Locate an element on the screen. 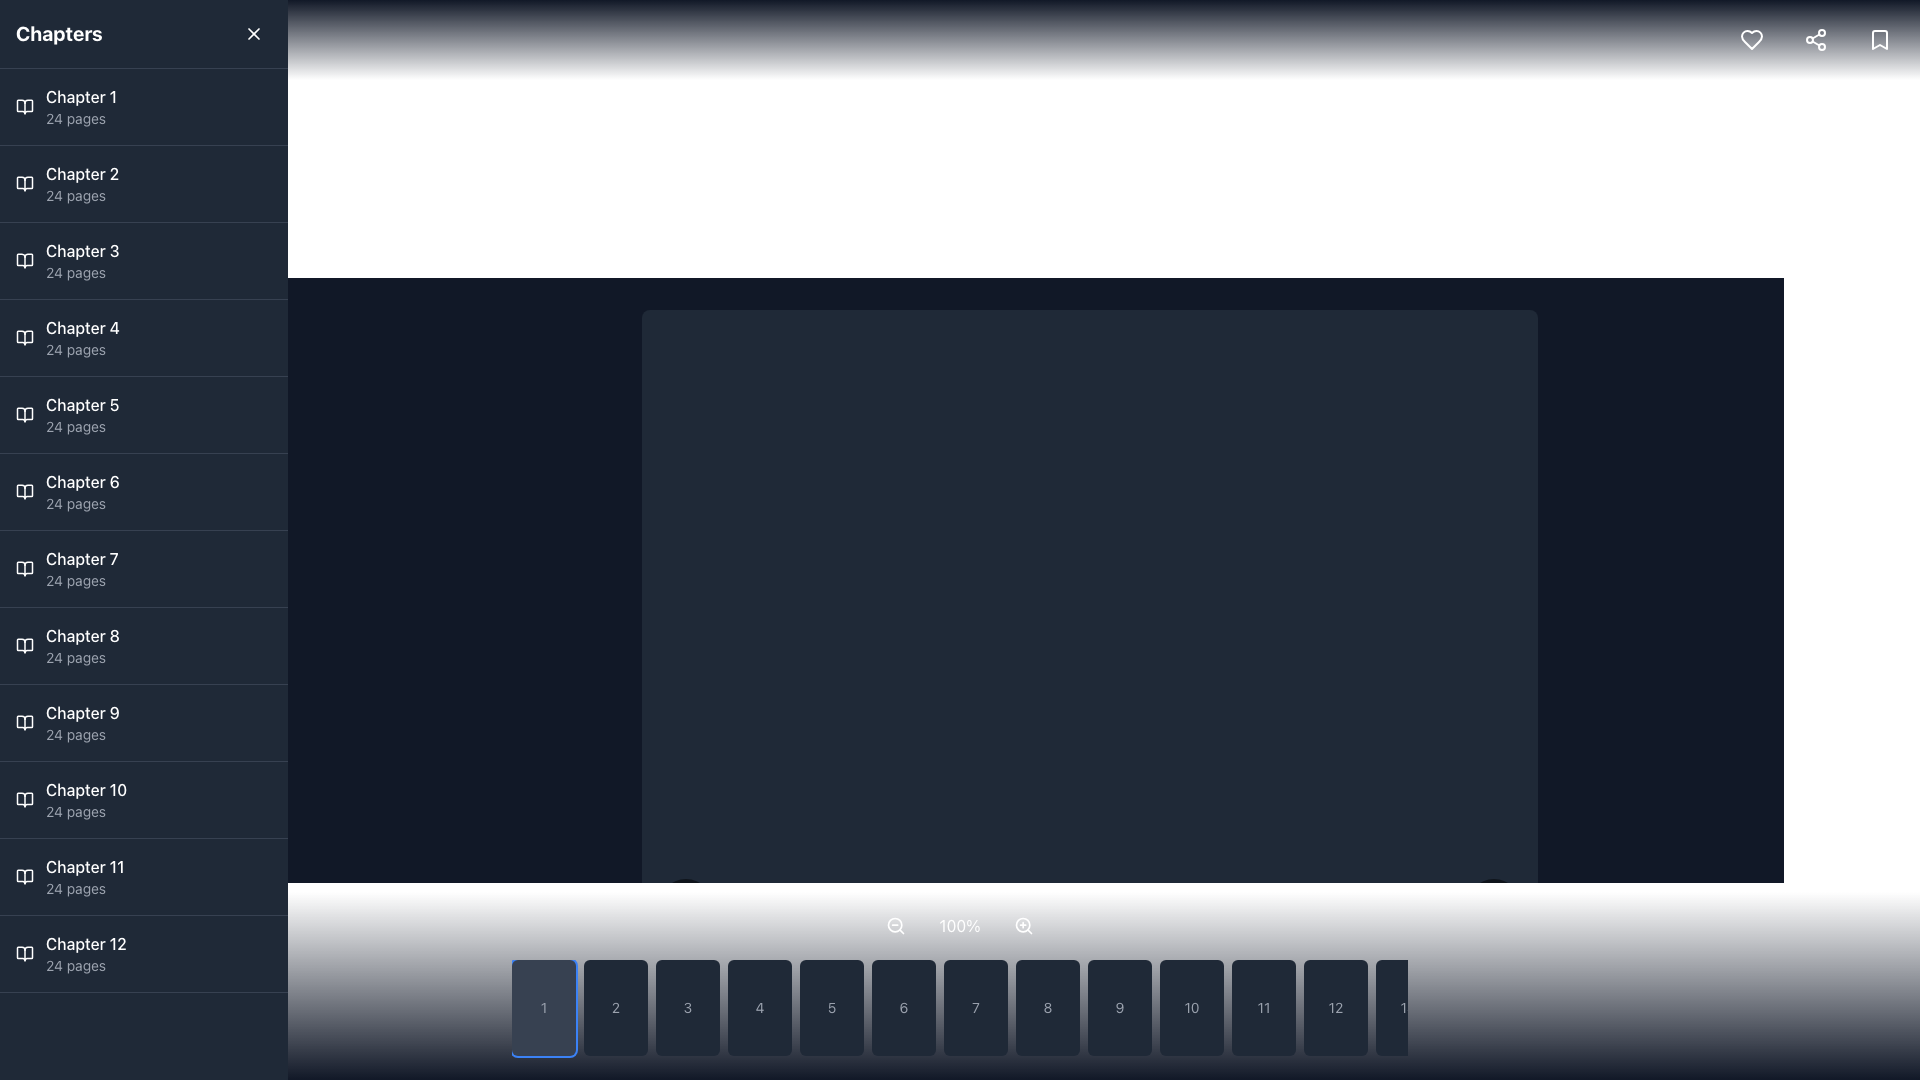  the list item labeled 'Chapter 6' is located at coordinates (81, 492).